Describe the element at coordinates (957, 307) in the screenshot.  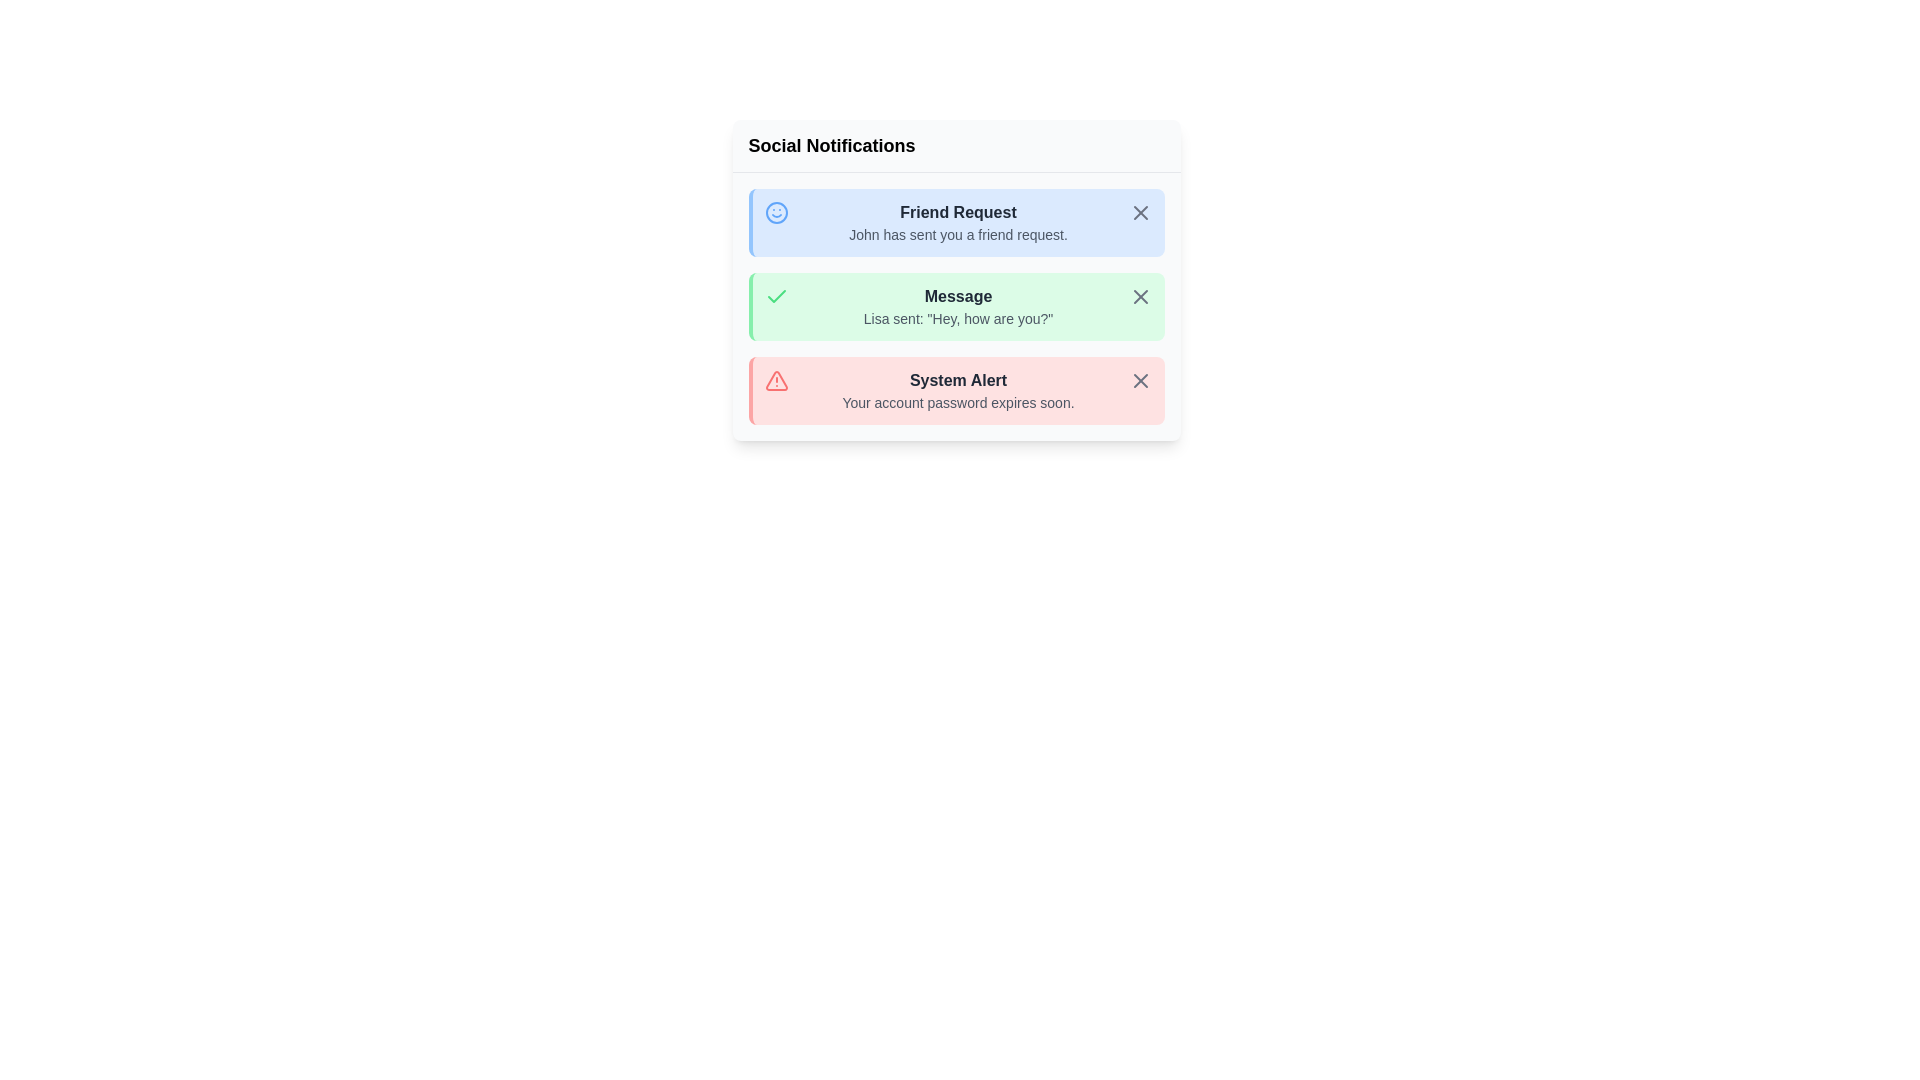
I see `the text display element that shows the message 'Lisa sent: "Hey, how are you?"' with the title 'Message', located in the 'Social Notifications' section` at that location.